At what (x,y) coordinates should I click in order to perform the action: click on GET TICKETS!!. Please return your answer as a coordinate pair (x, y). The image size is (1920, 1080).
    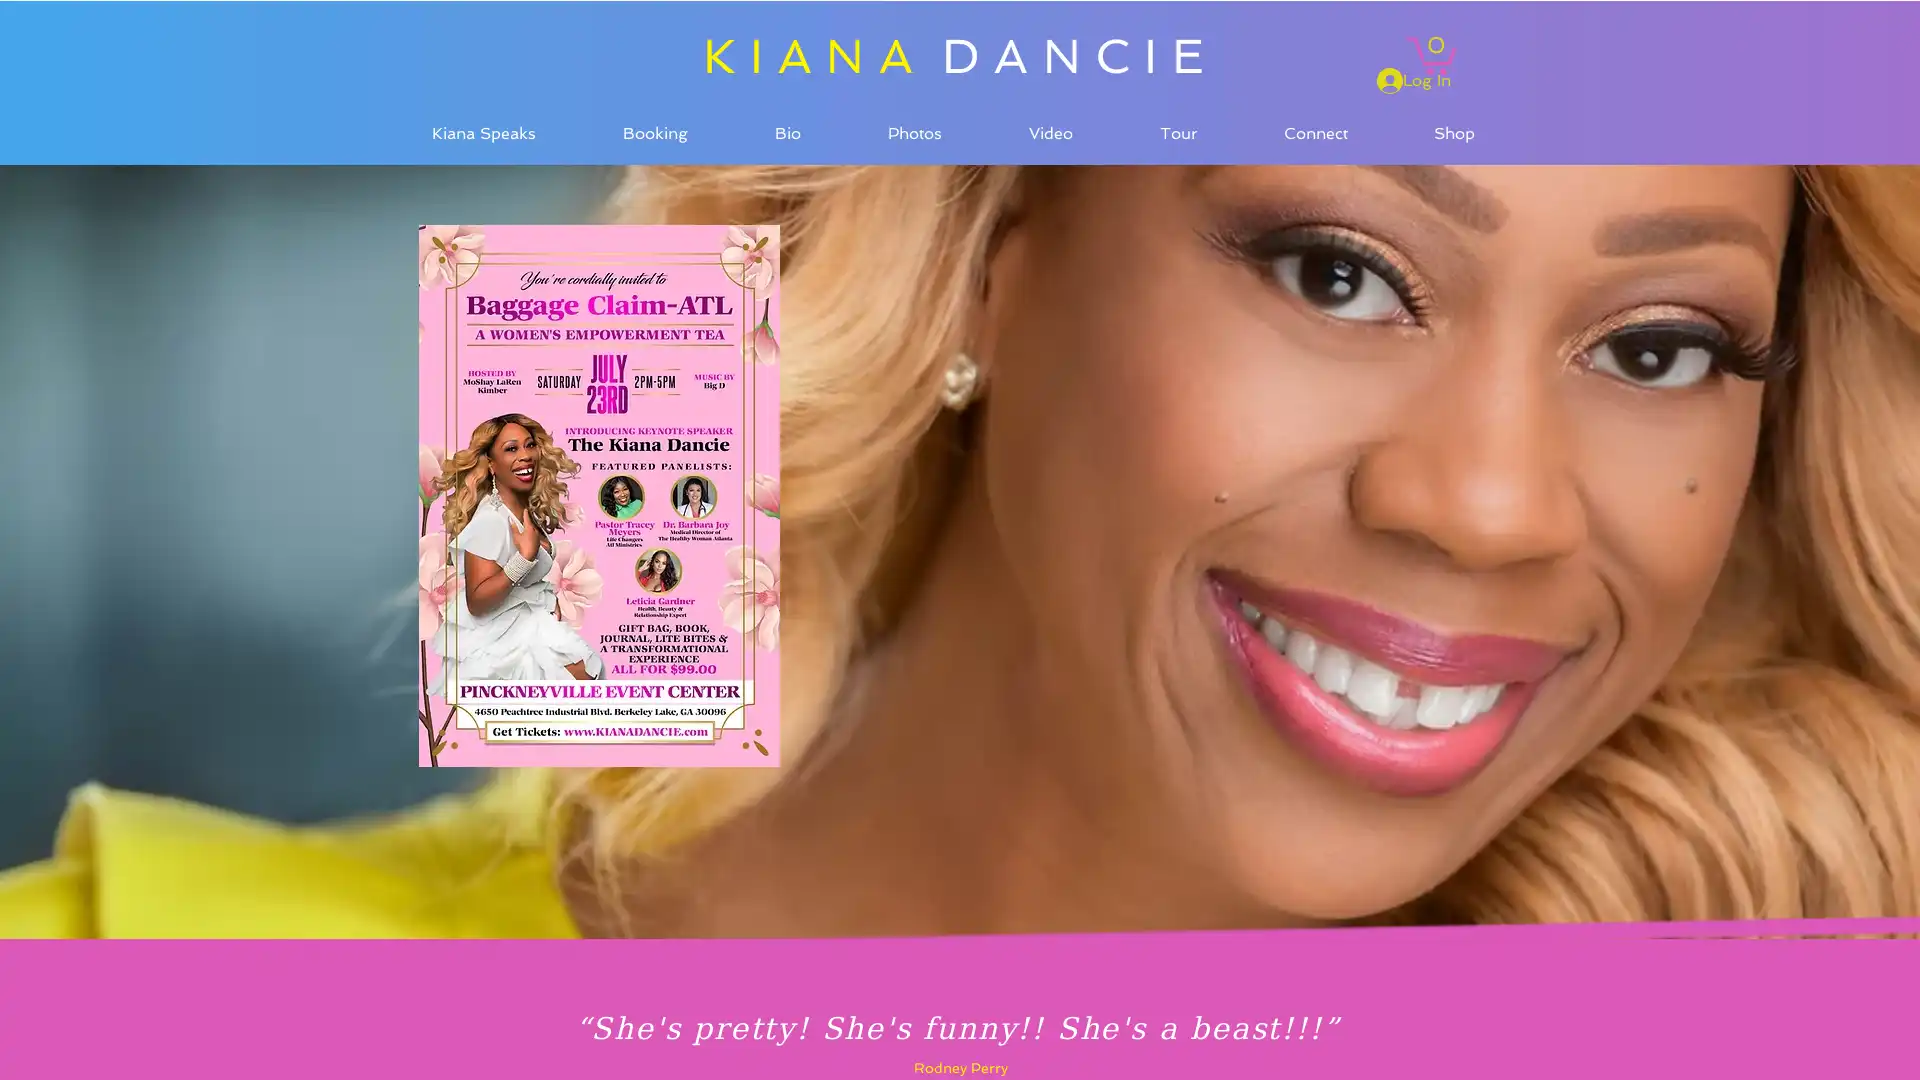
    Looking at the image, I should click on (488, 197).